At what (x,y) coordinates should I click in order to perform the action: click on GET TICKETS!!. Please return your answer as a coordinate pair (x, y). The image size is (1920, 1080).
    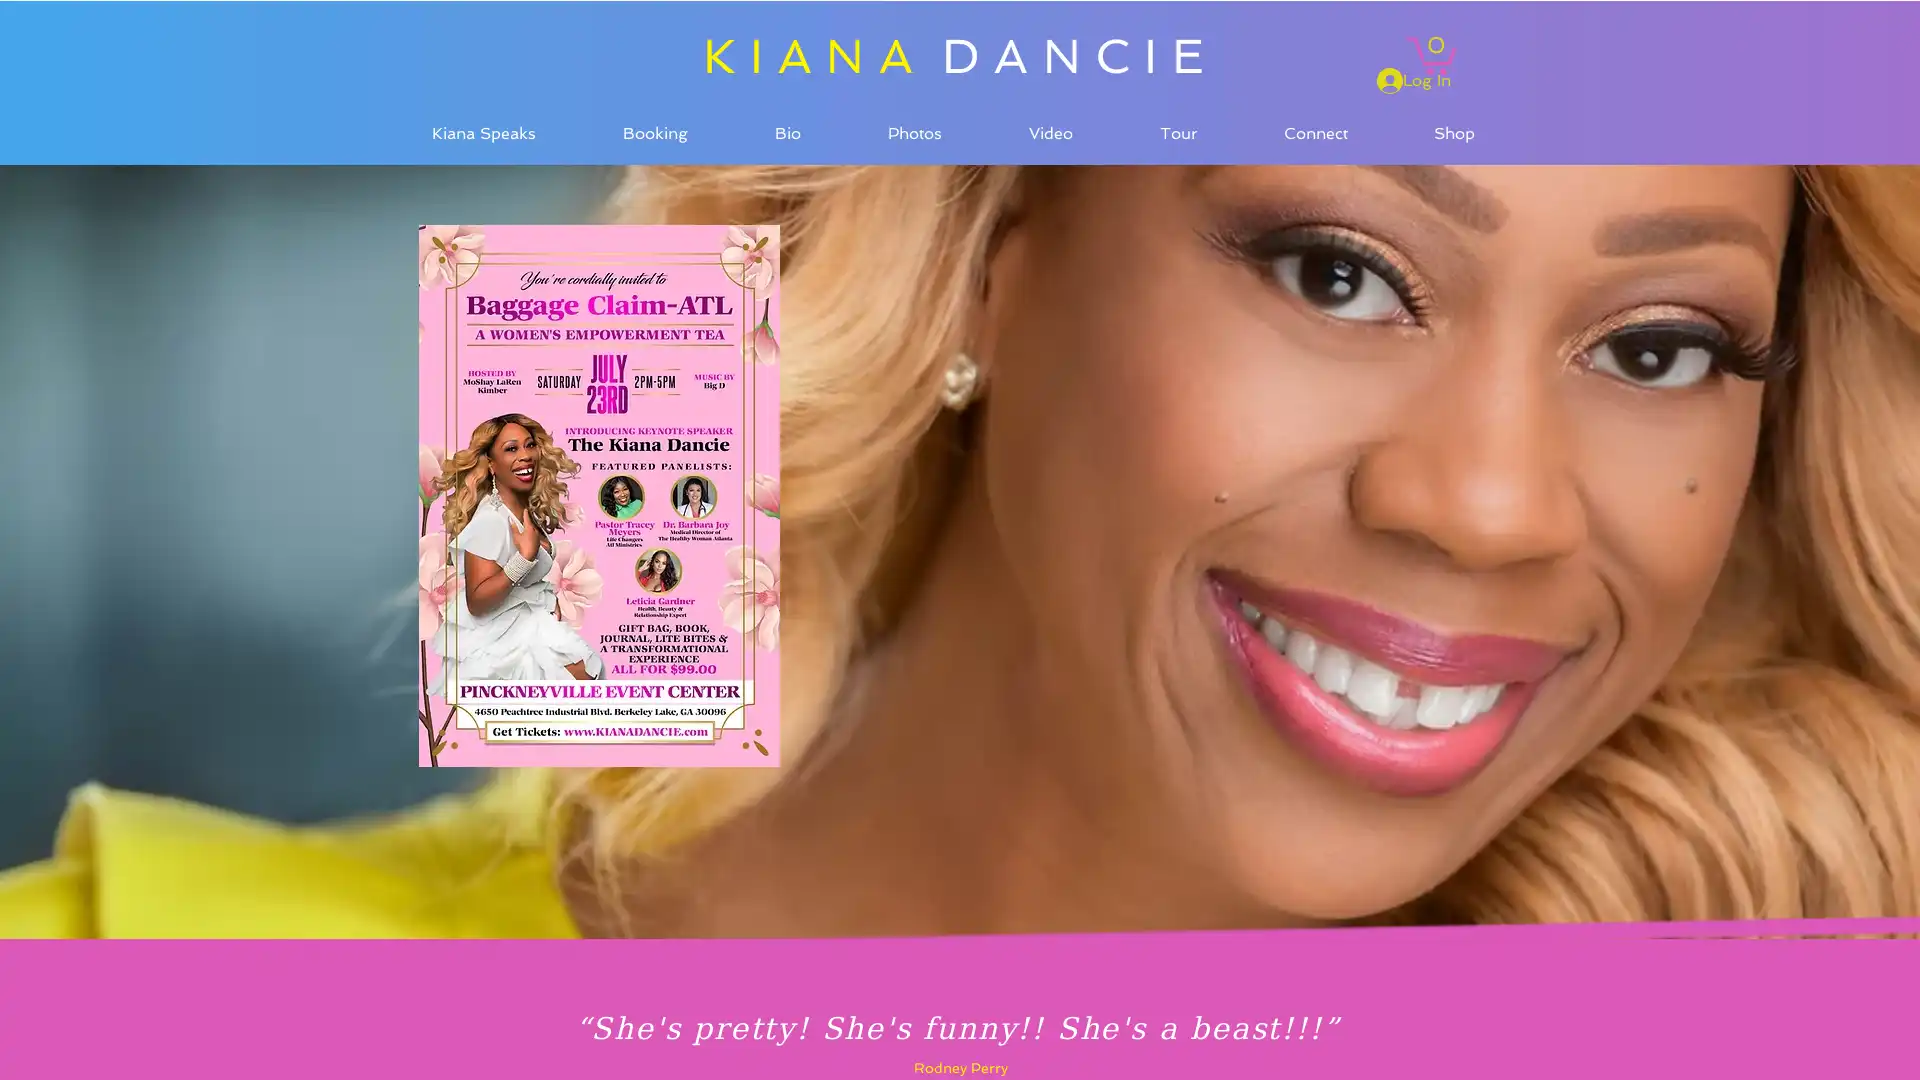
    Looking at the image, I should click on (488, 197).